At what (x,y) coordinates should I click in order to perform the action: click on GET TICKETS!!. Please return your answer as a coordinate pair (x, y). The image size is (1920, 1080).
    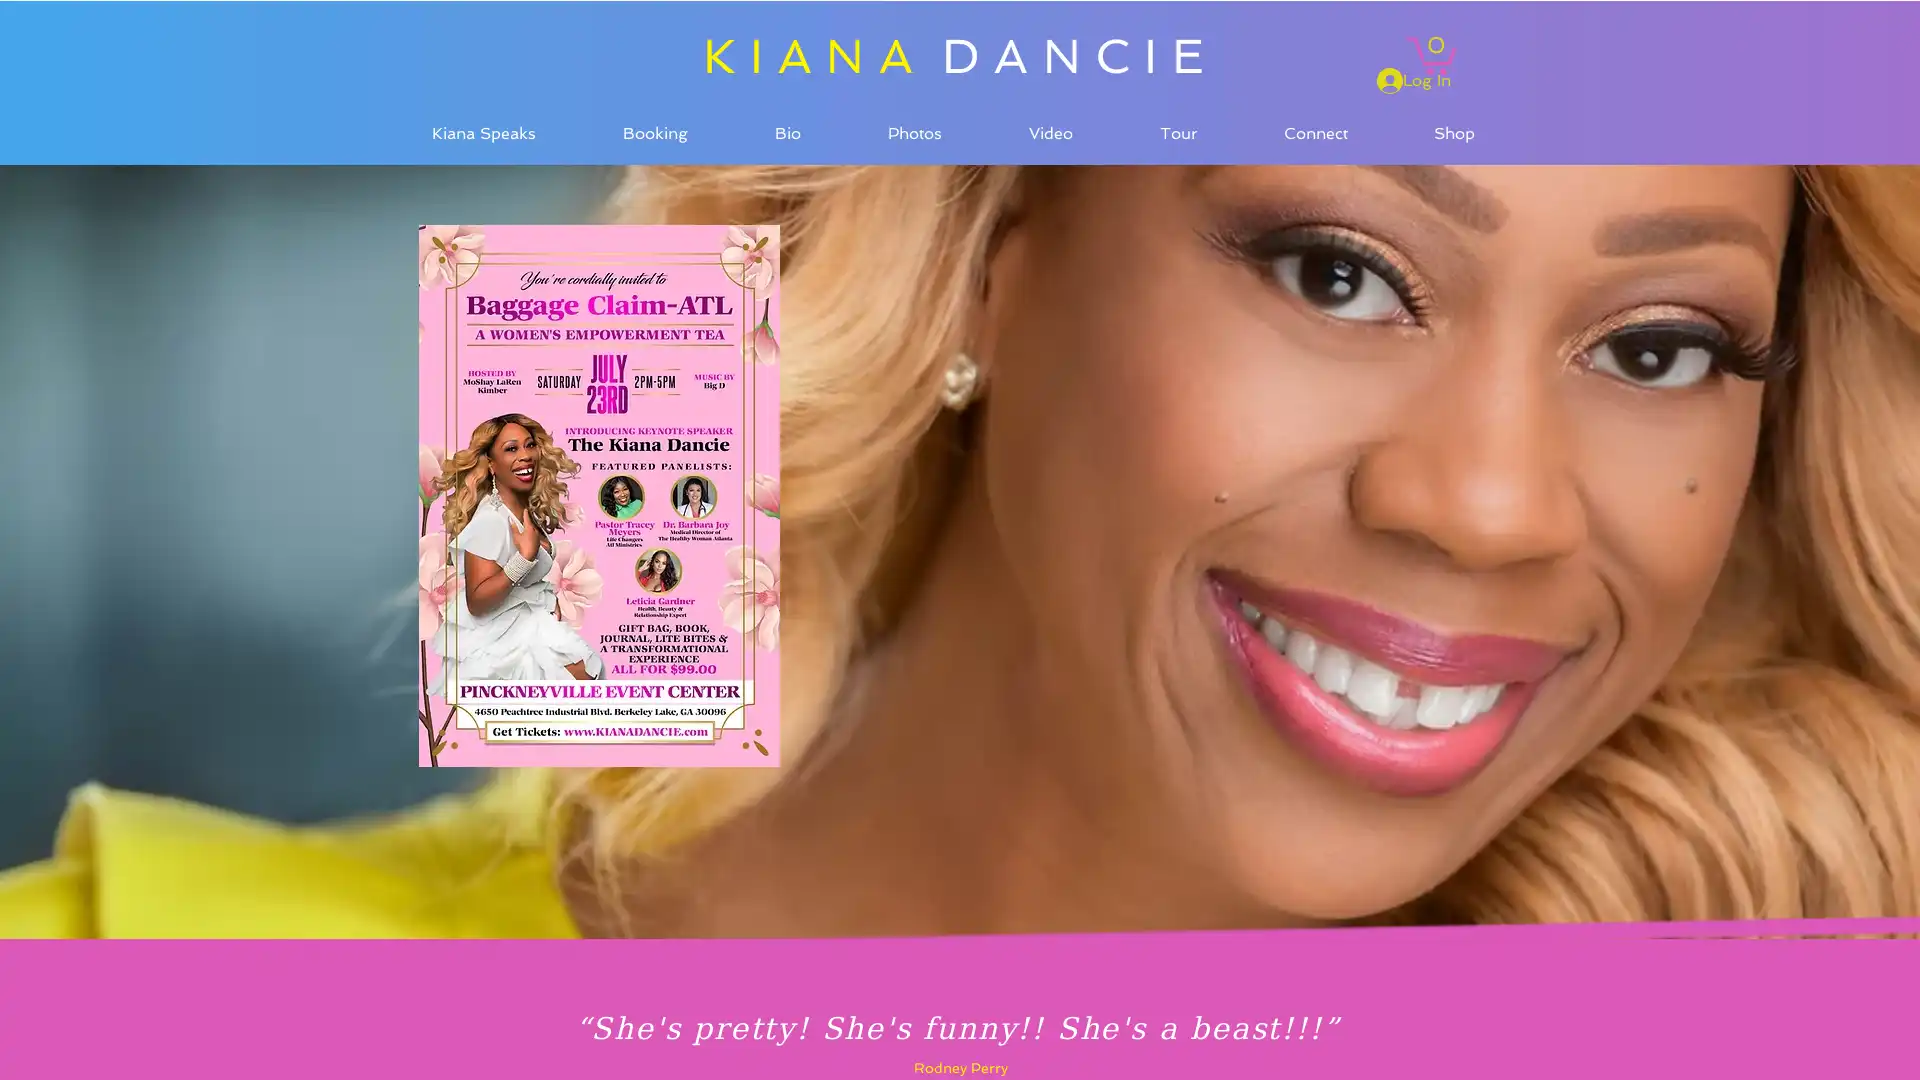
    Looking at the image, I should click on (488, 197).